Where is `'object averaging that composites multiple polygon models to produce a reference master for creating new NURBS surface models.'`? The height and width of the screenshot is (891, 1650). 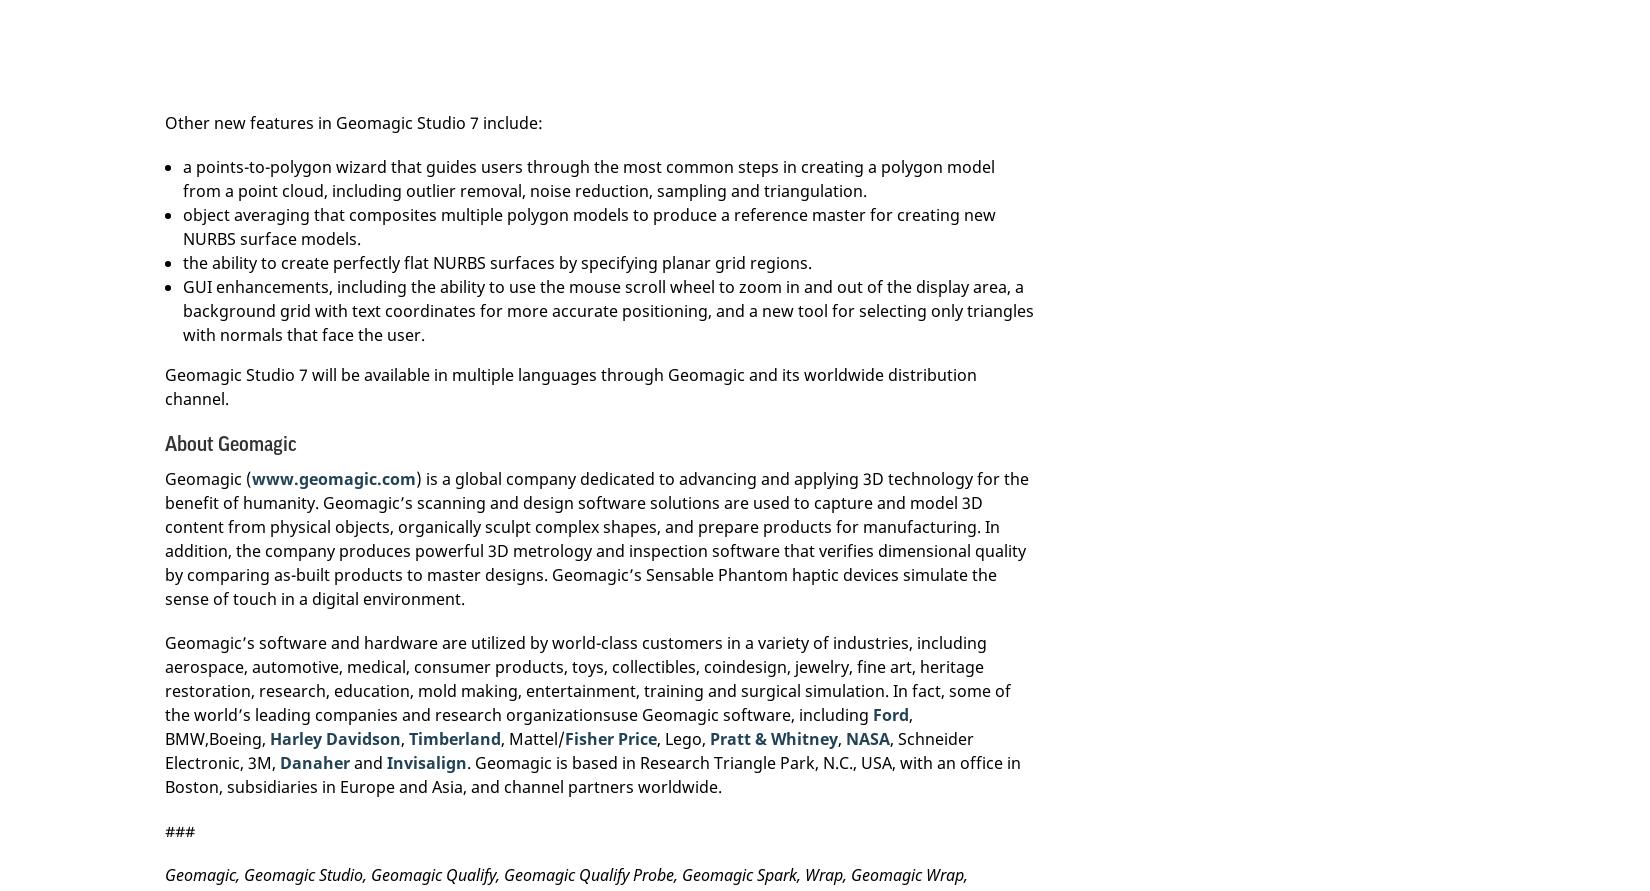 'object averaging that composites multiple polygon models to produce a reference master for creating new NURBS surface models.' is located at coordinates (181, 227).